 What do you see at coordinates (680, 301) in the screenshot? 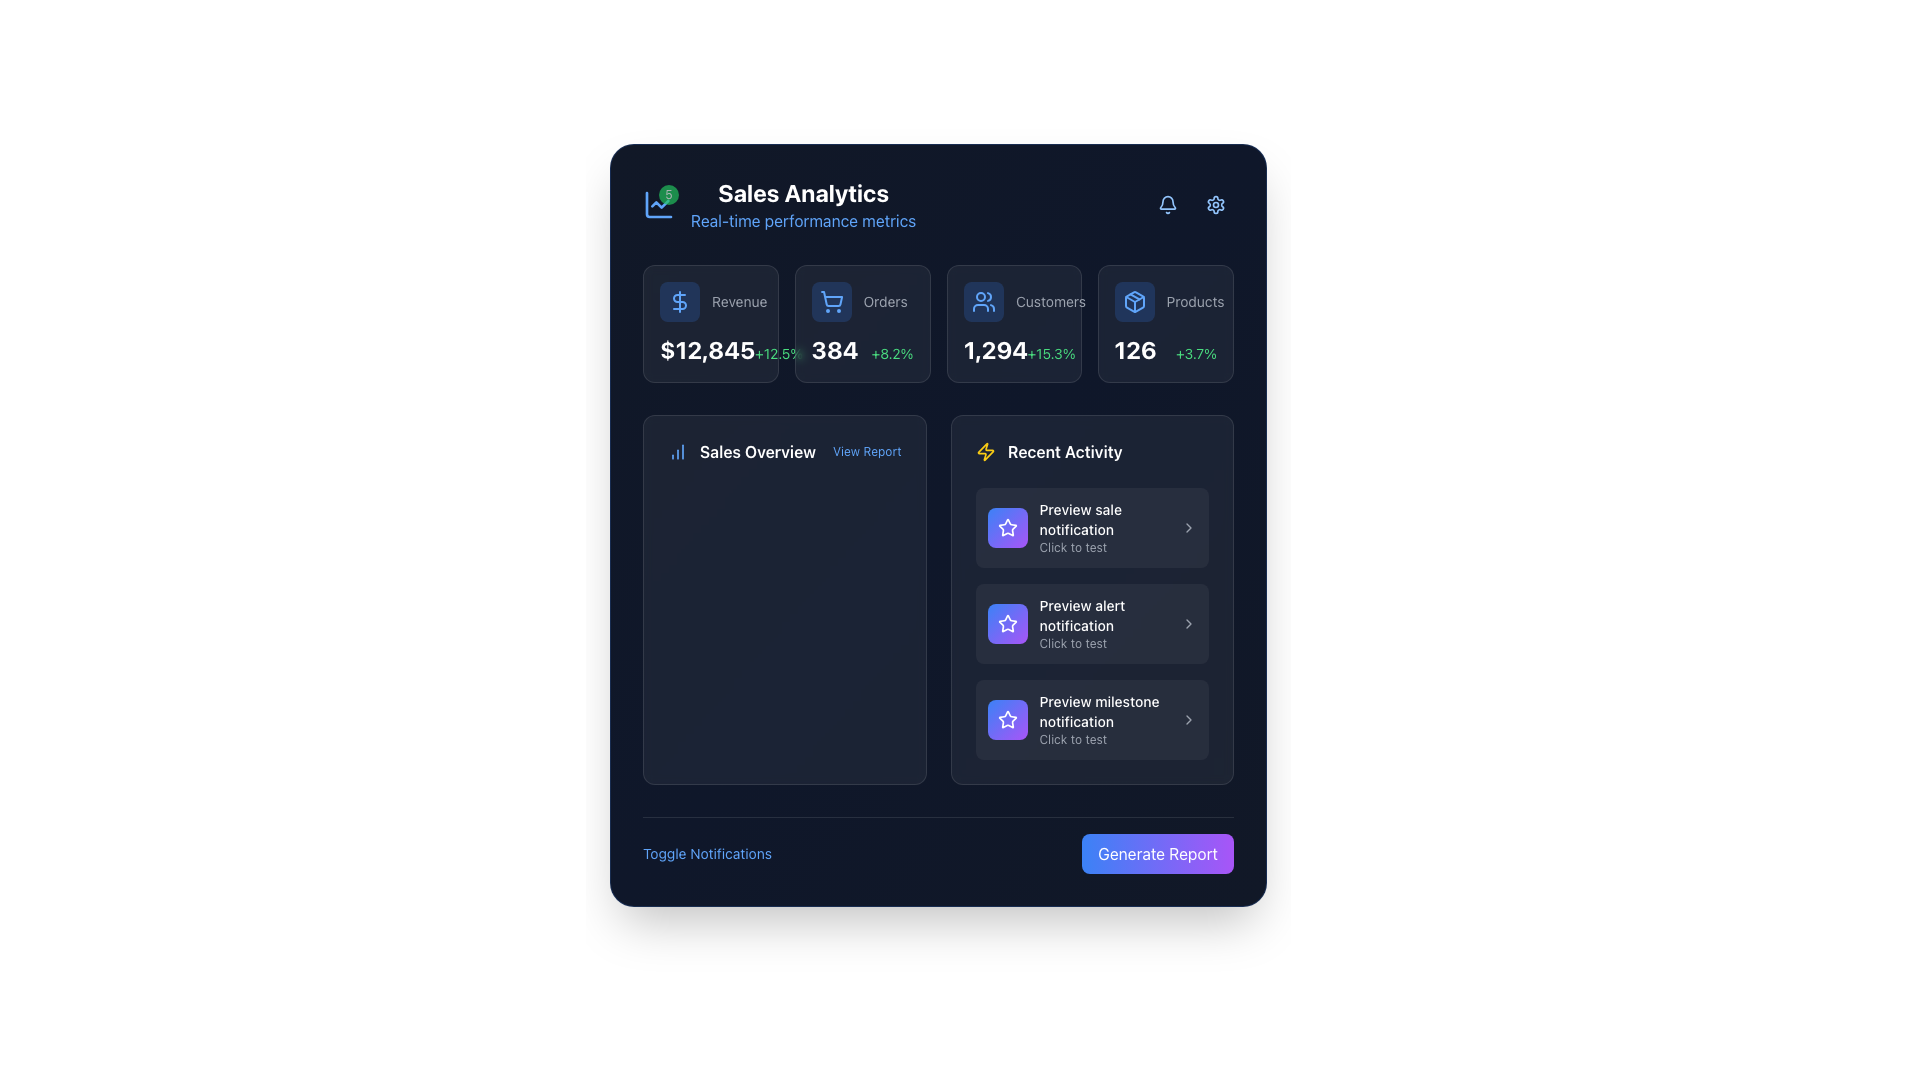
I see `the blue dollar sign SVG icon located to the left of the 'Revenue' text in the Revenue summary box on the dashboard` at bounding box center [680, 301].